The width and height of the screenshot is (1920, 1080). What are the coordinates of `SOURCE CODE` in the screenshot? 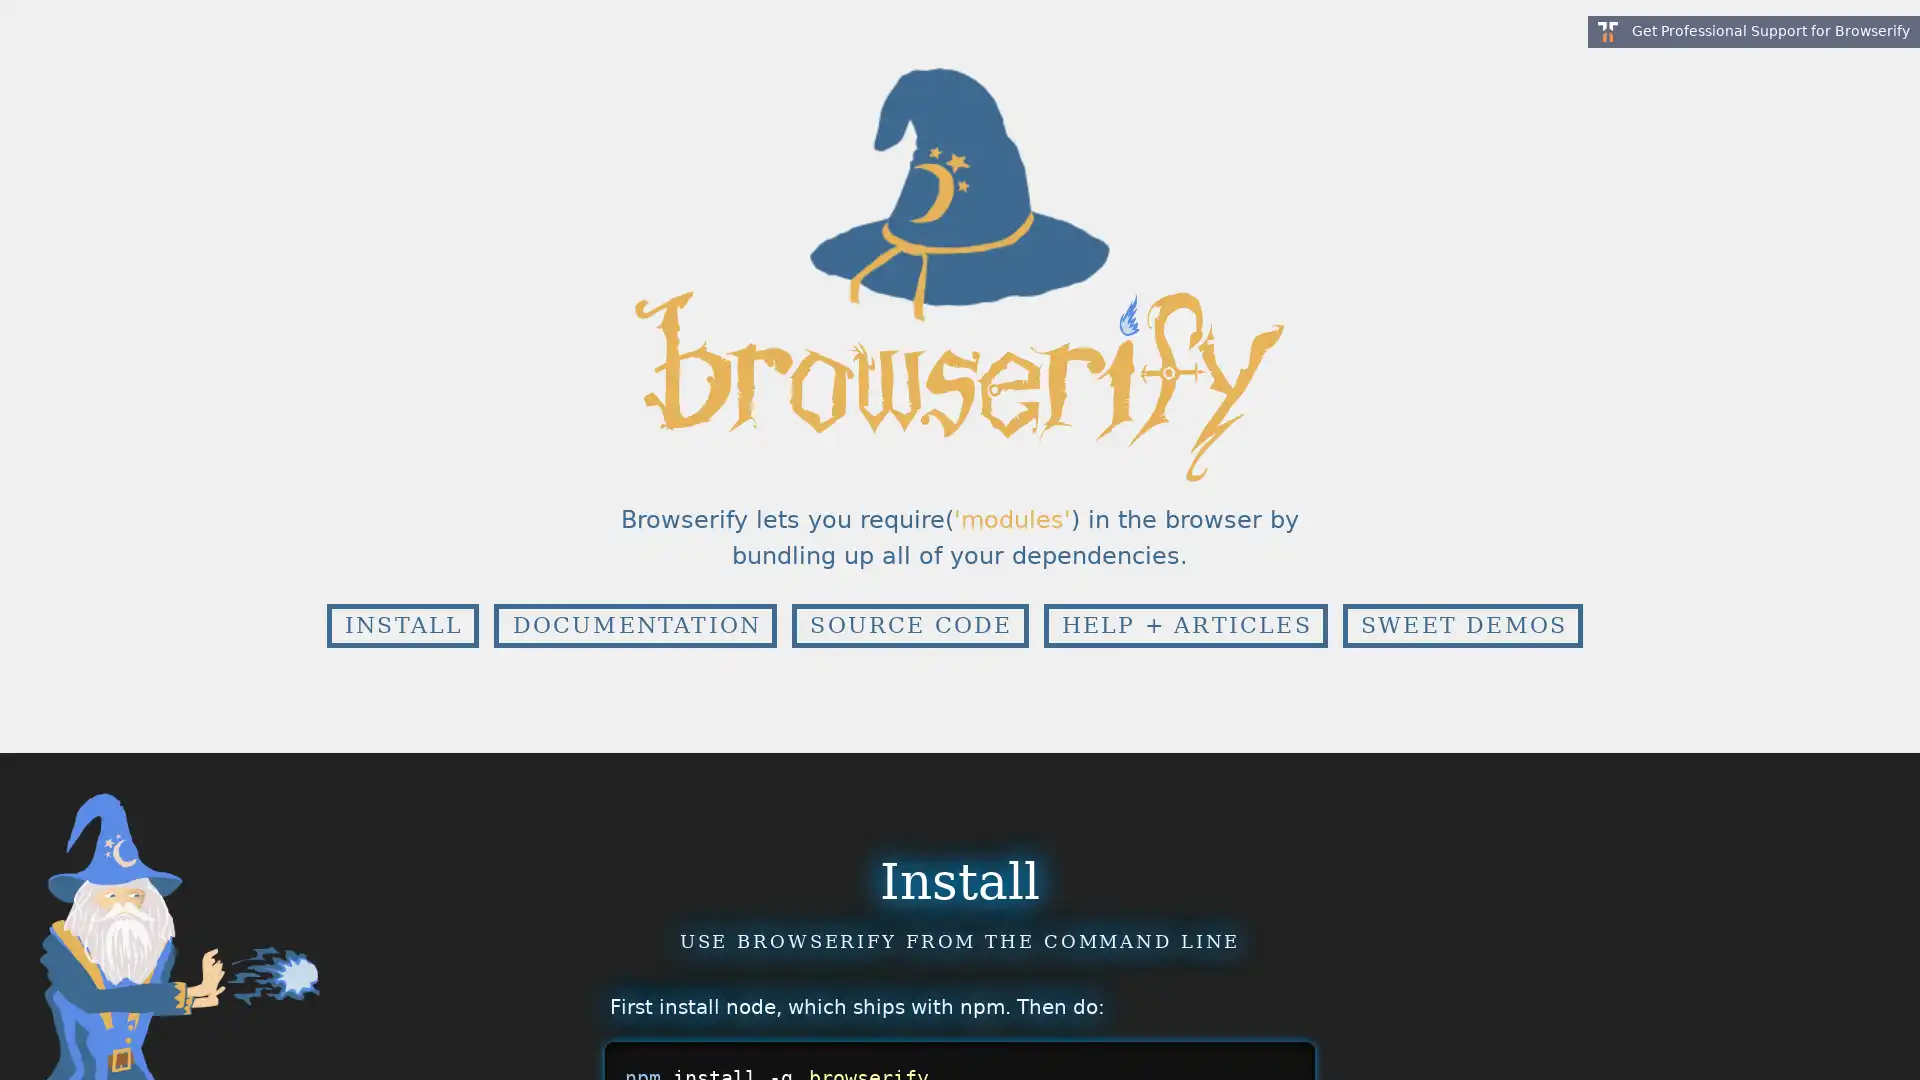 It's located at (909, 624).